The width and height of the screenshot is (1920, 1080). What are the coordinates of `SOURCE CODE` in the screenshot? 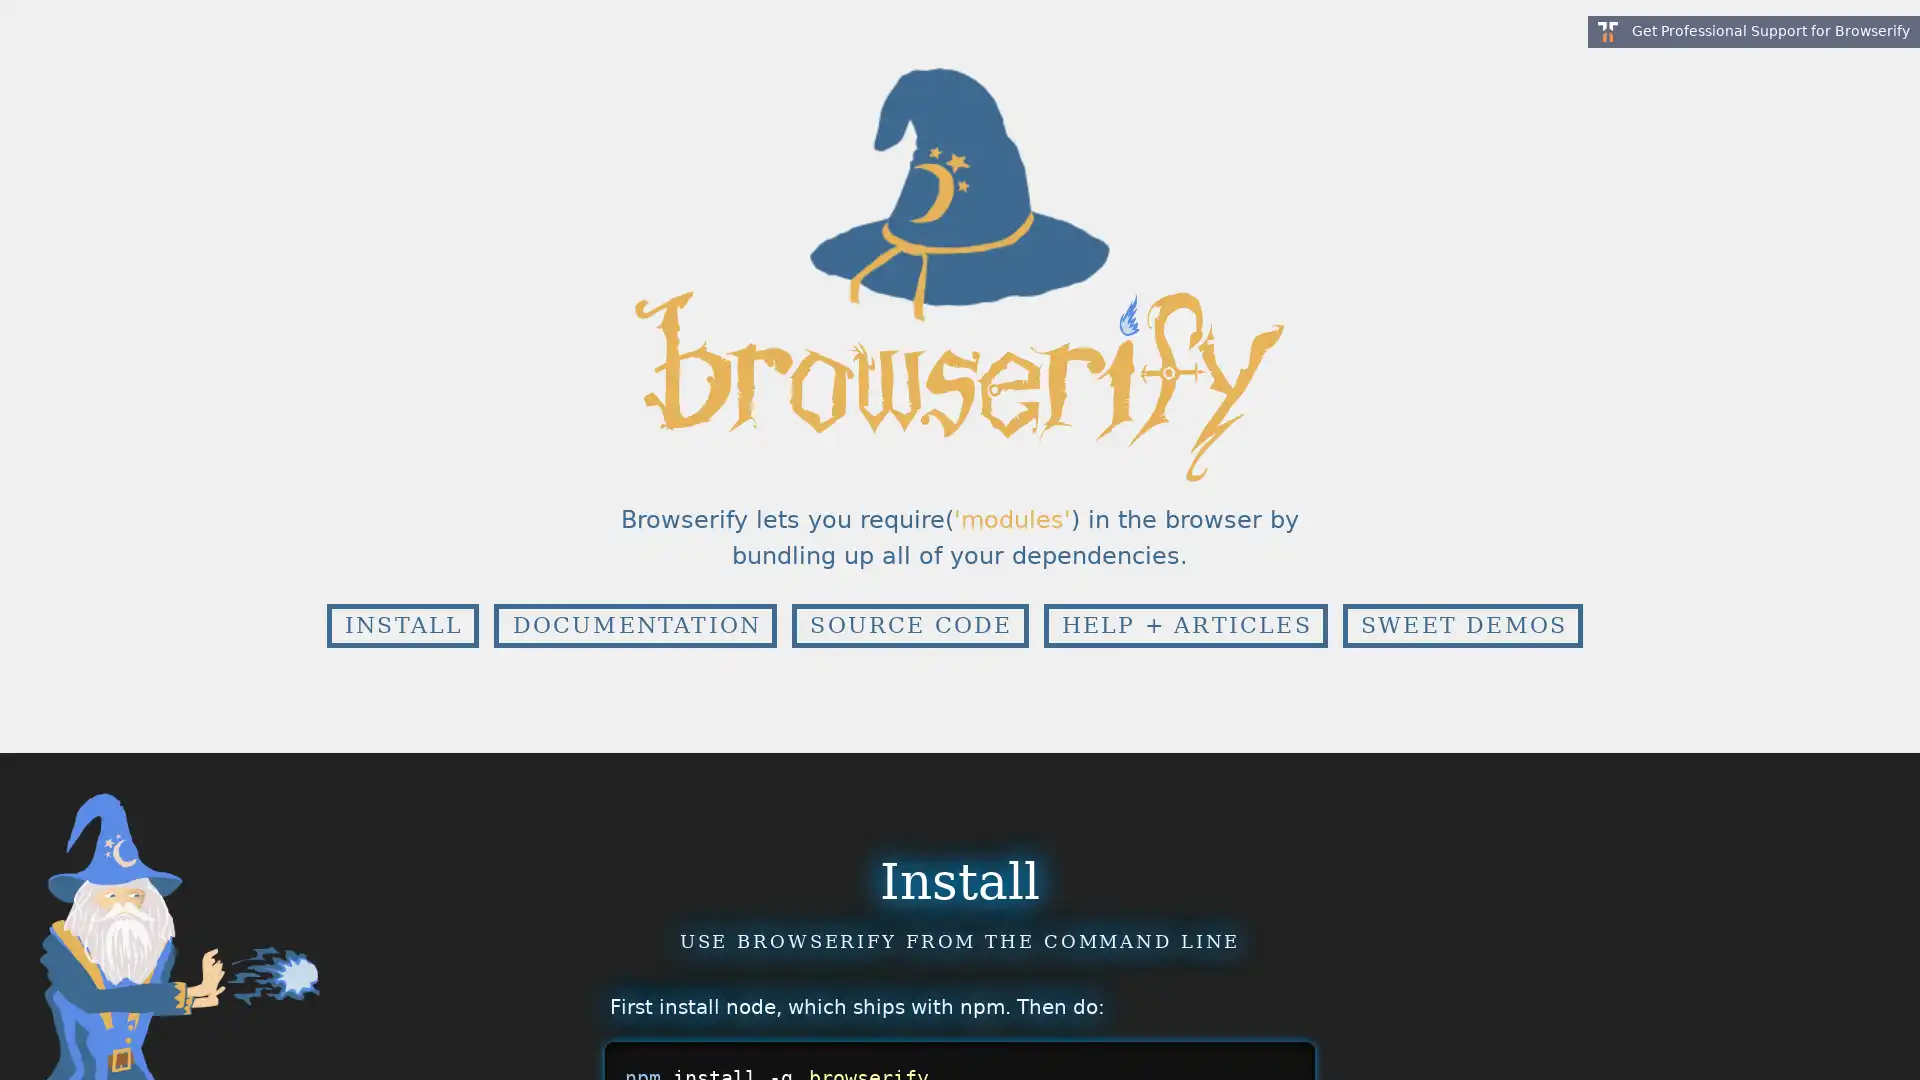 It's located at (909, 624).